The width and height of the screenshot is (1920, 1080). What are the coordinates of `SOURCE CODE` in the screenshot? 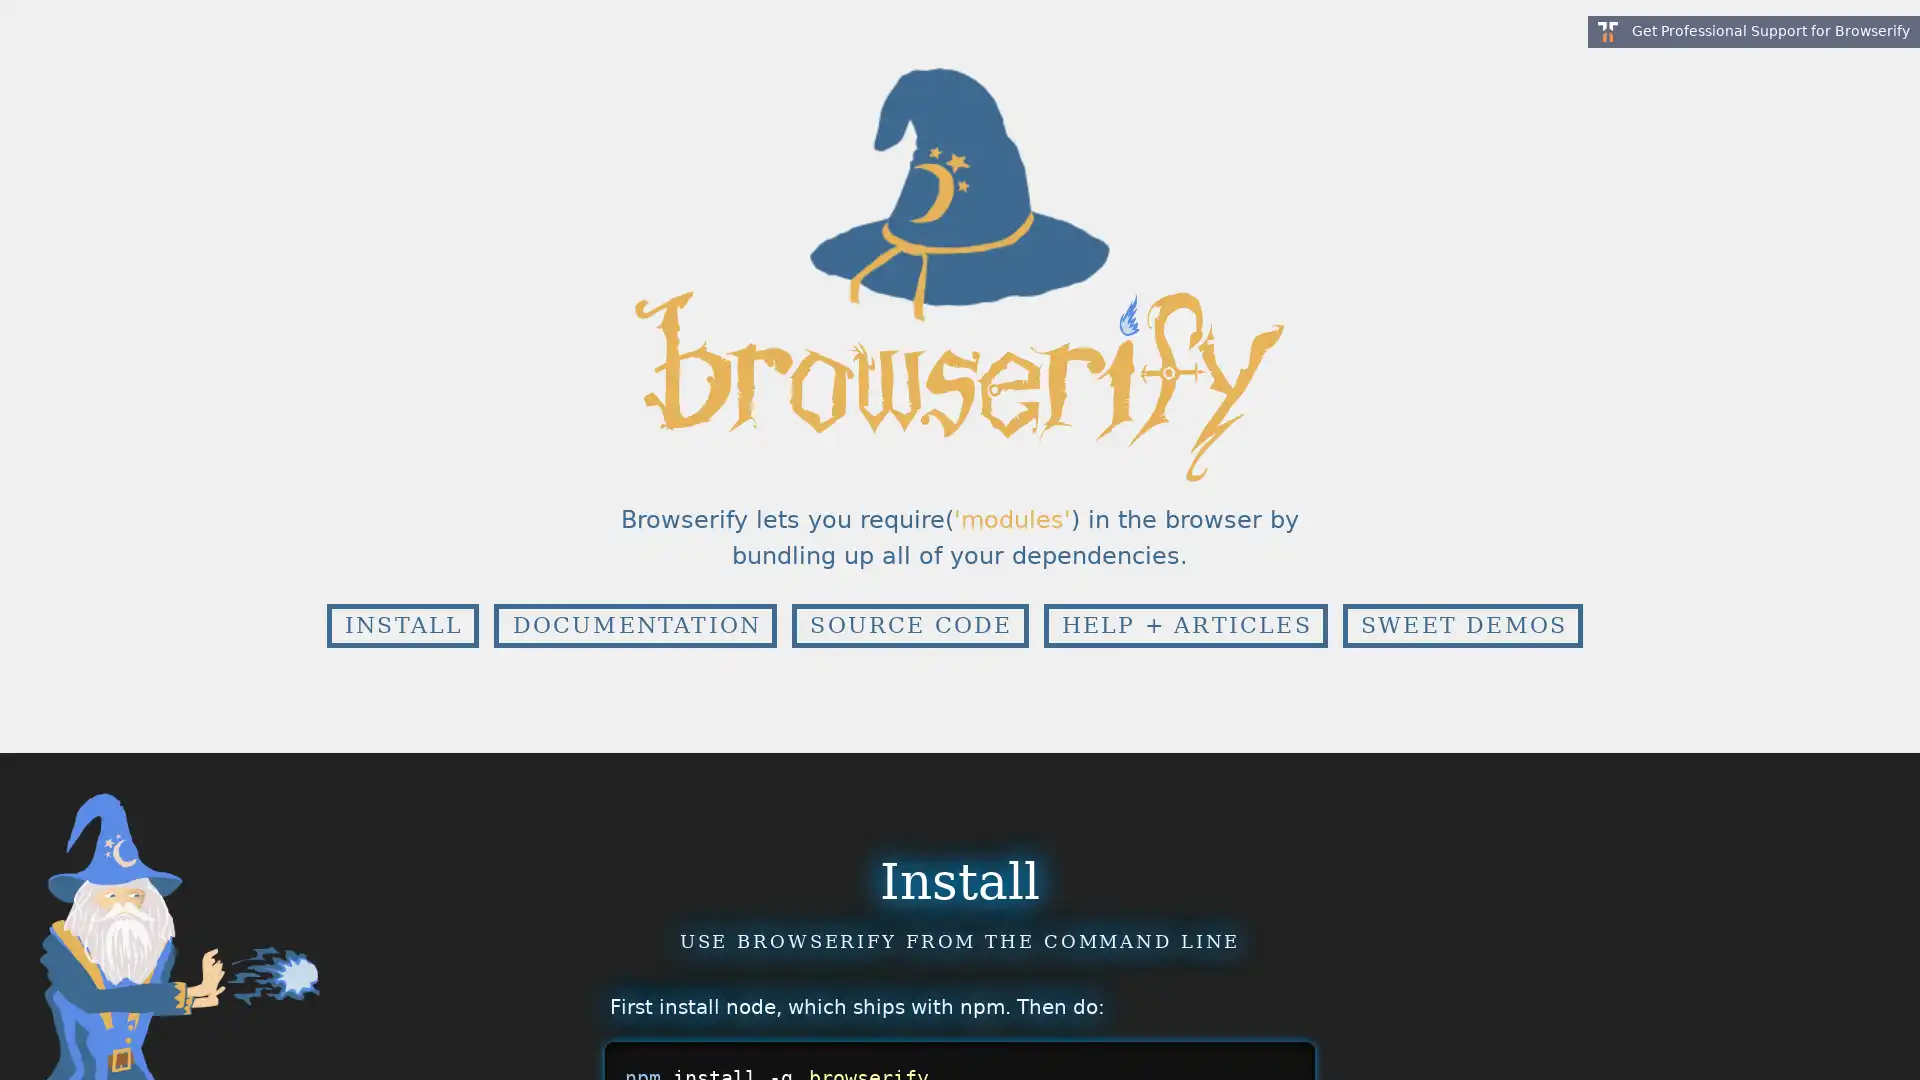 It's located at (909, 624).